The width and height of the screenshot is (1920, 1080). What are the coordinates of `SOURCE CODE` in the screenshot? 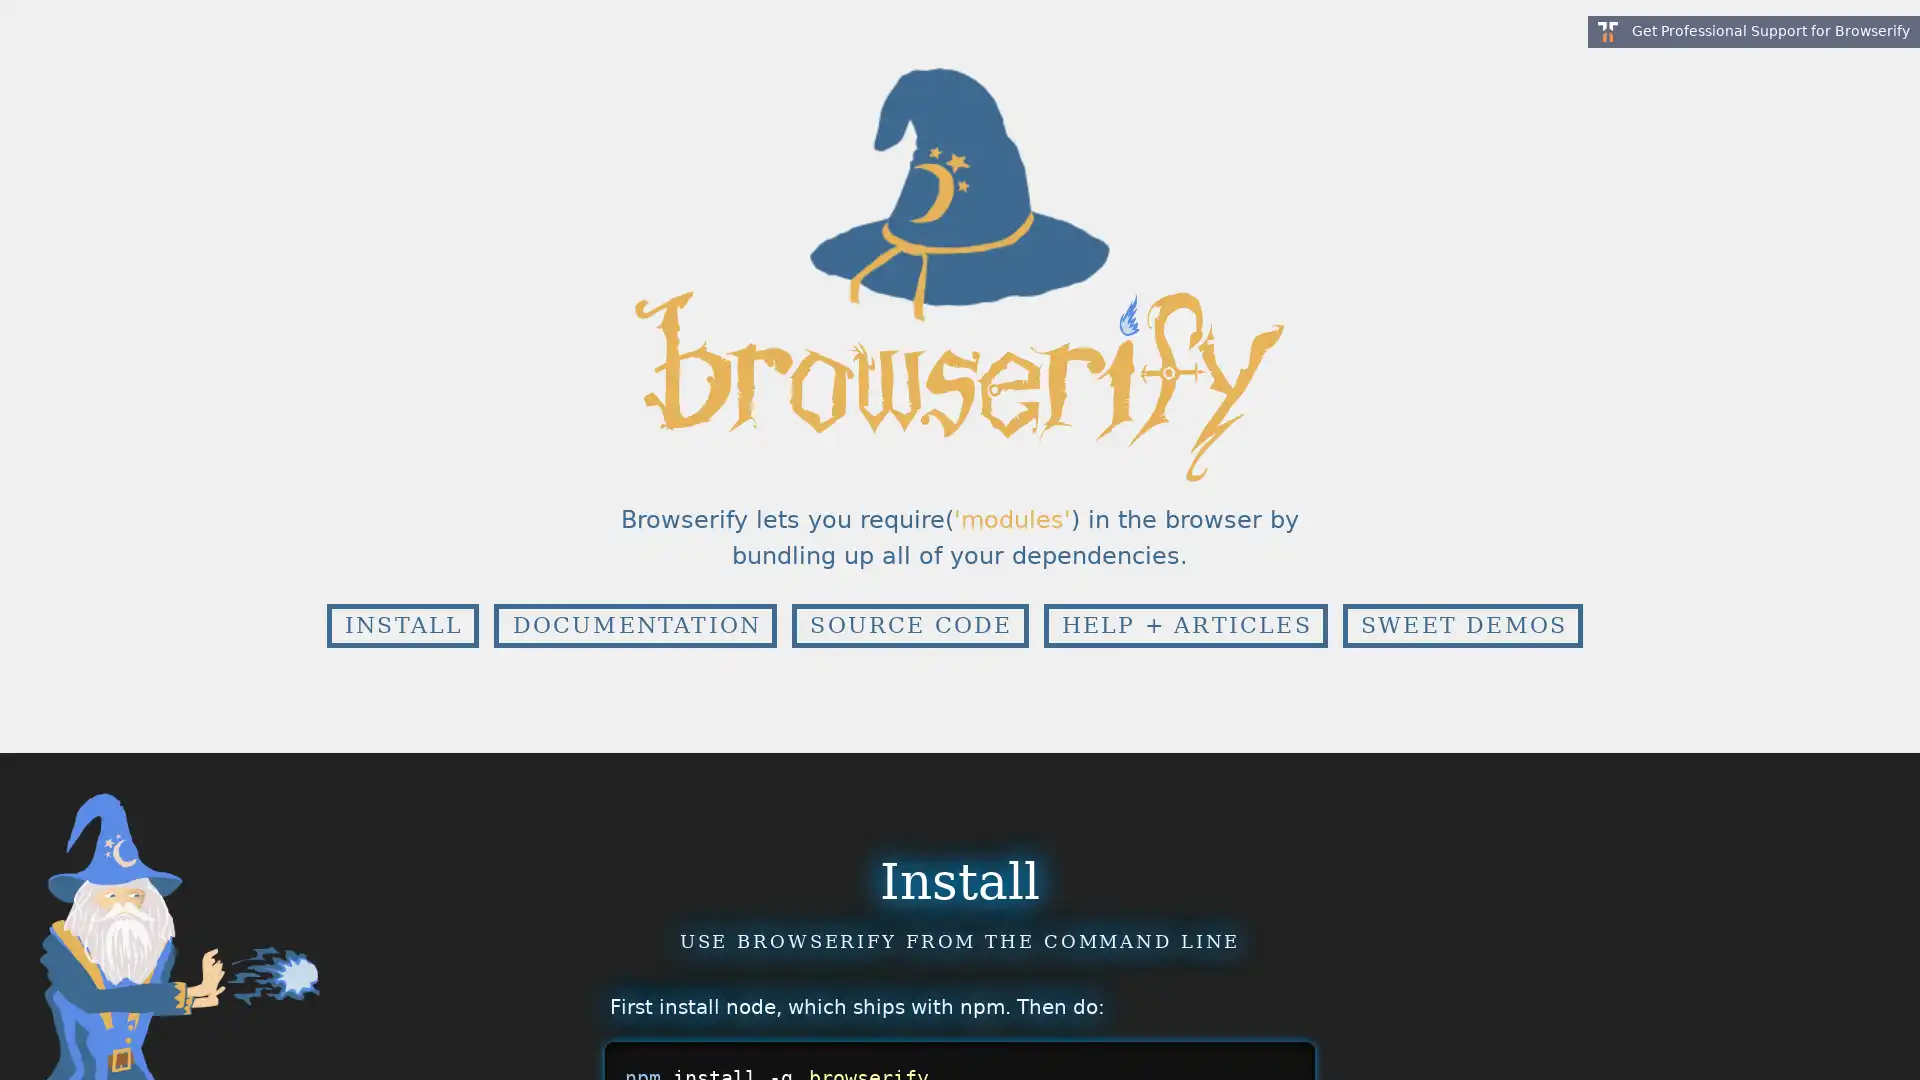 It's located at (909, 624).